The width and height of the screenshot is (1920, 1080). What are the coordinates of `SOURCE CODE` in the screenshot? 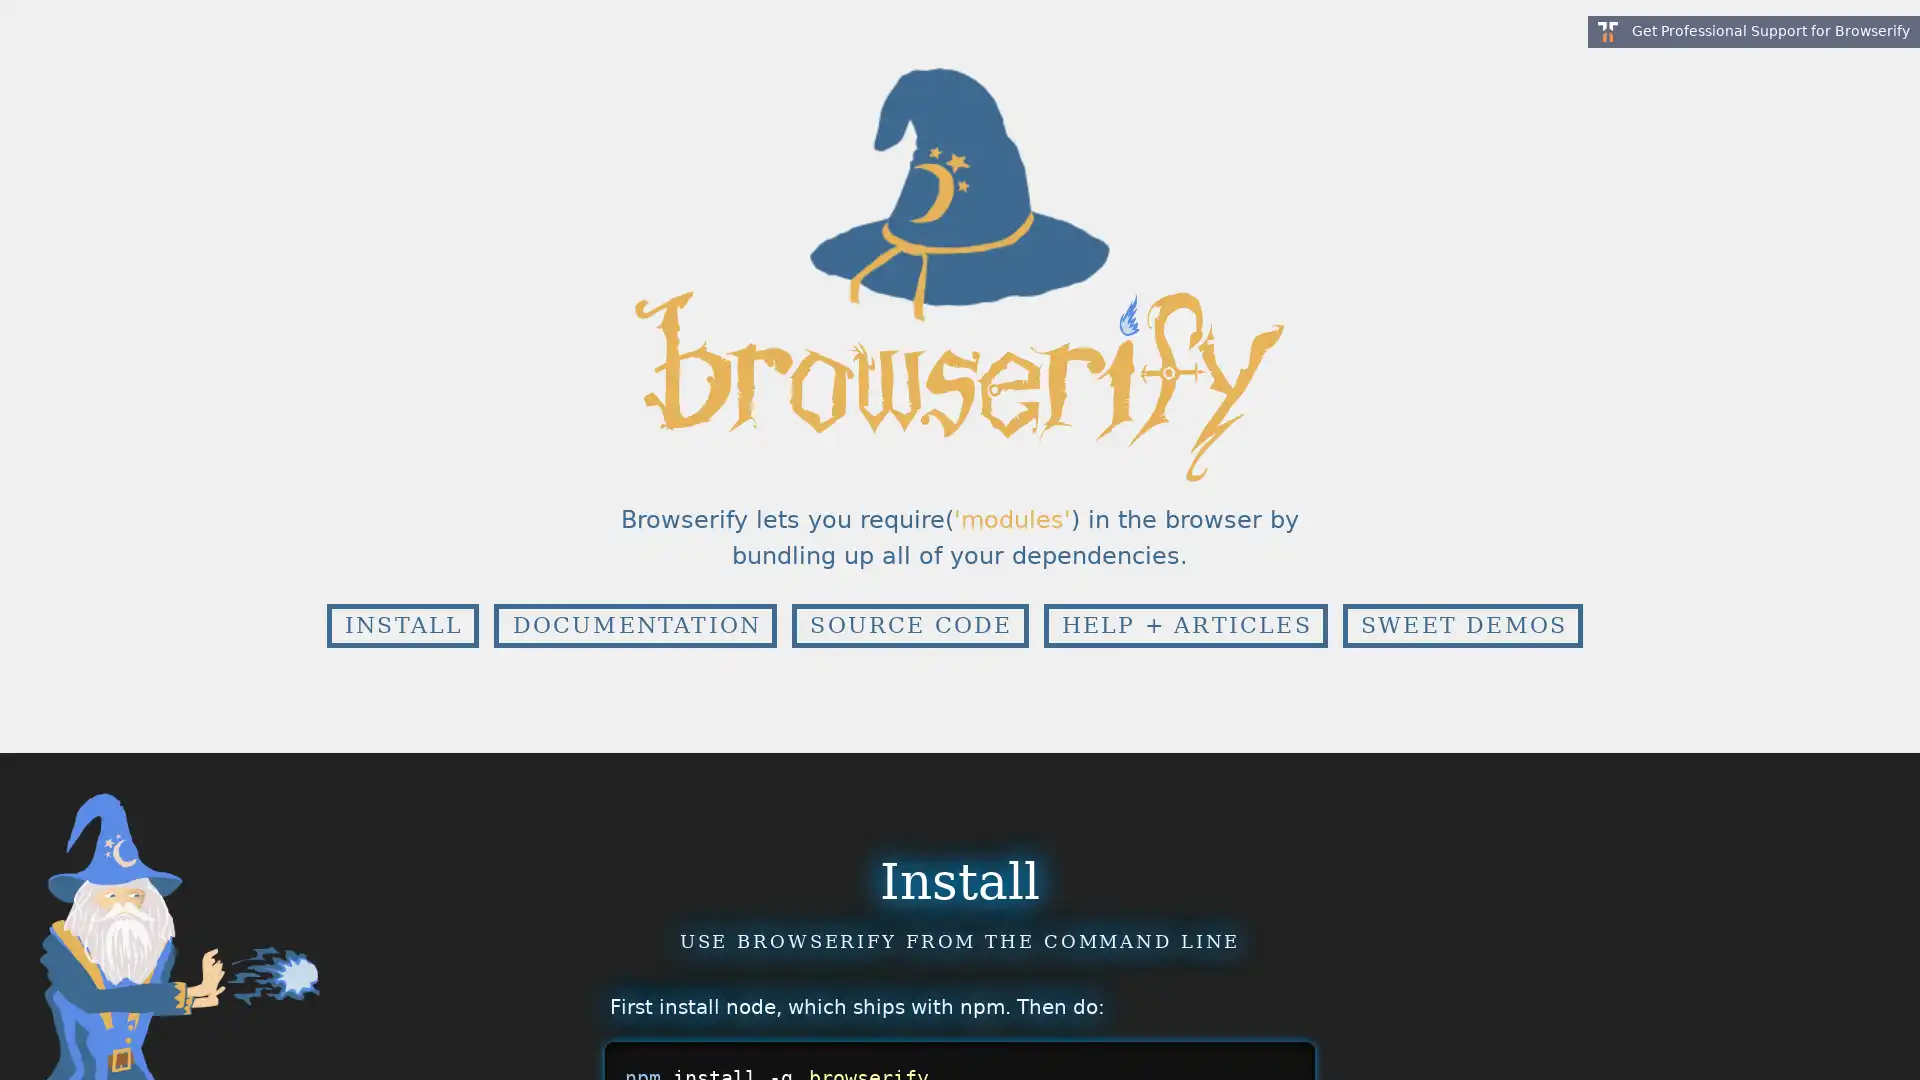 It's located at (909, 624).